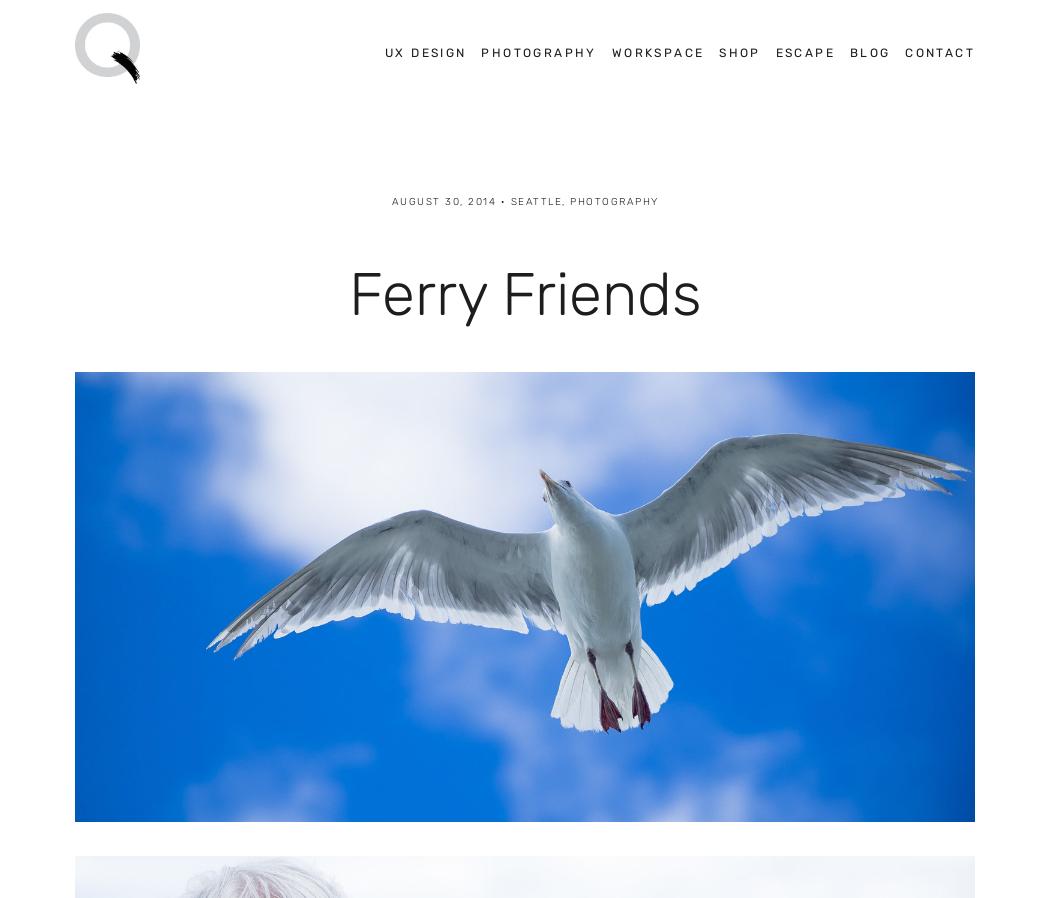 Image resolution: width=1050 pixels, height=898 pixels. Describe the element at coordinates (442, 199) in the screenshot. I see `'August 30, 2014'` at that location.